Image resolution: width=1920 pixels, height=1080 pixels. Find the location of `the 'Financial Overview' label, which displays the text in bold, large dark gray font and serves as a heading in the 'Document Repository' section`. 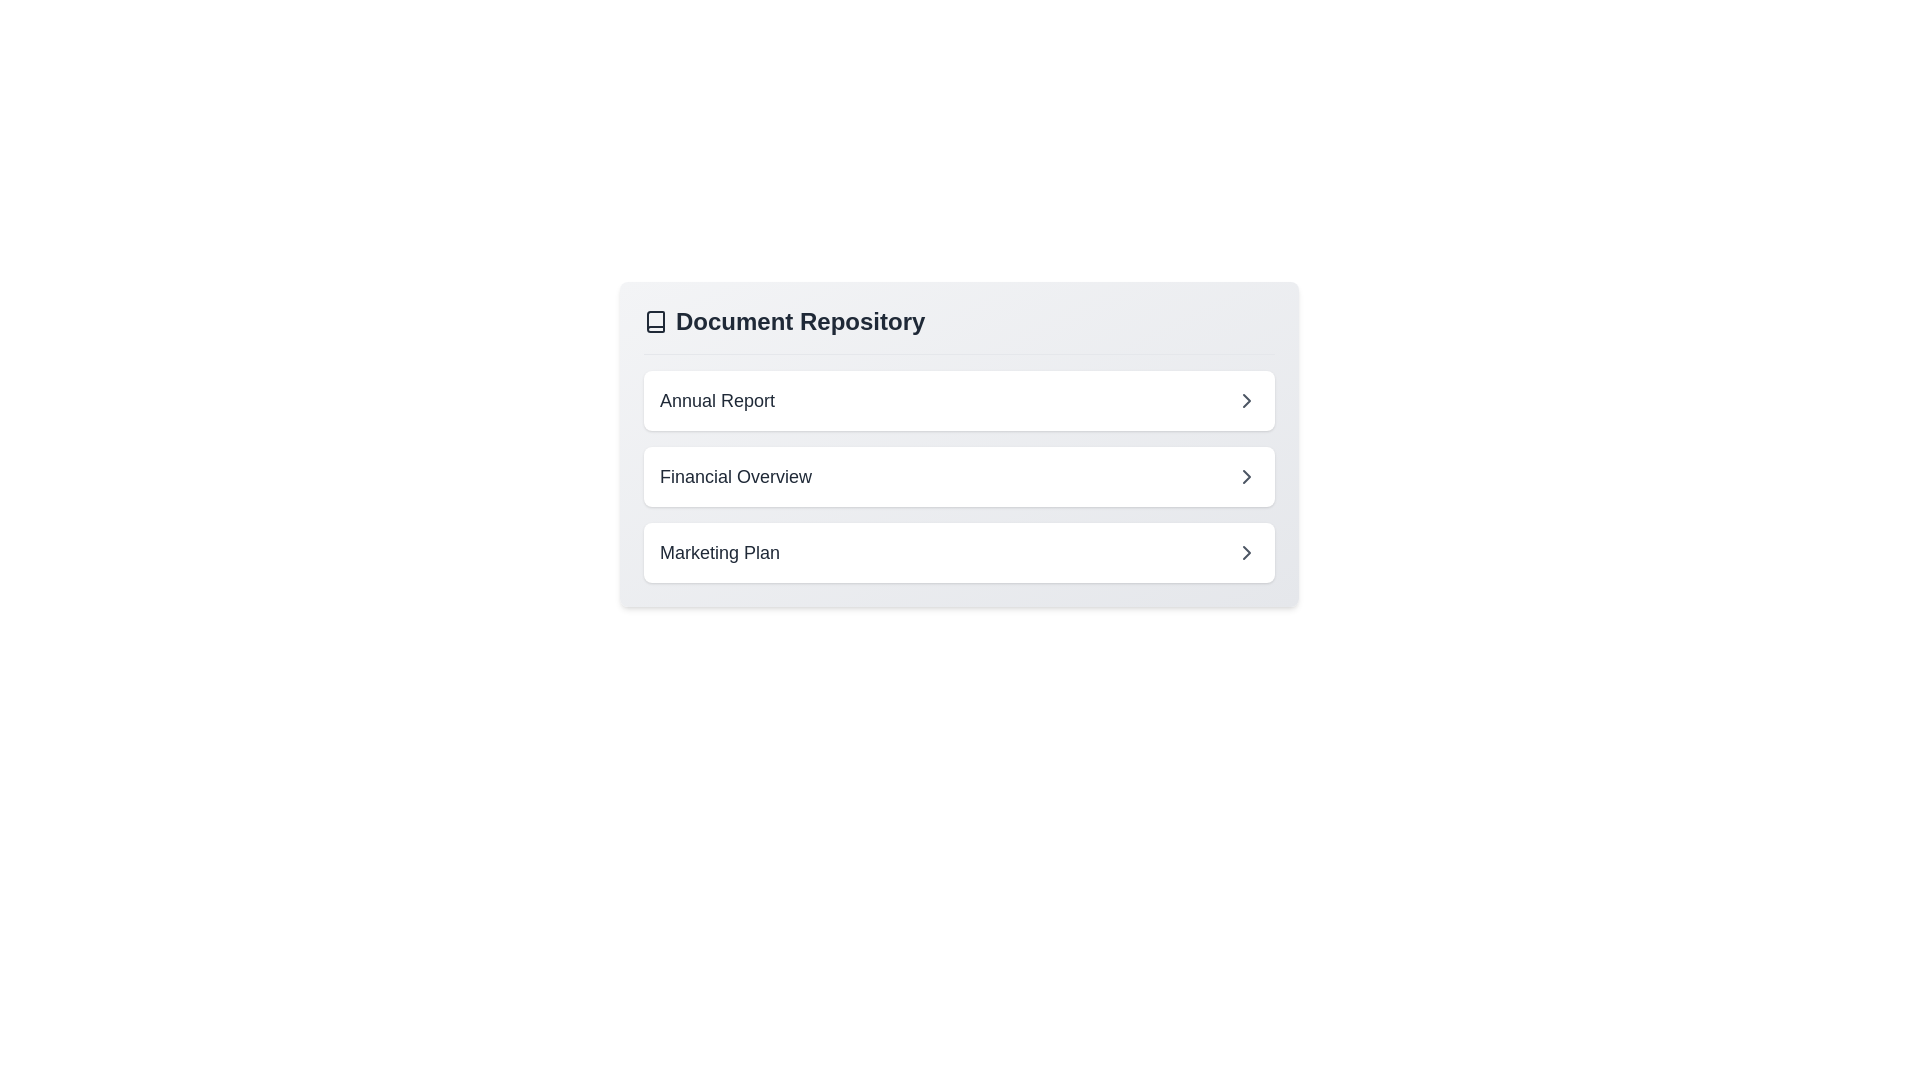

the 'Financial Overview' label, which displays the text in bold, large dark gray font and serves as a heading in the 'Document Repository' section is located at coordinates (734, 477).